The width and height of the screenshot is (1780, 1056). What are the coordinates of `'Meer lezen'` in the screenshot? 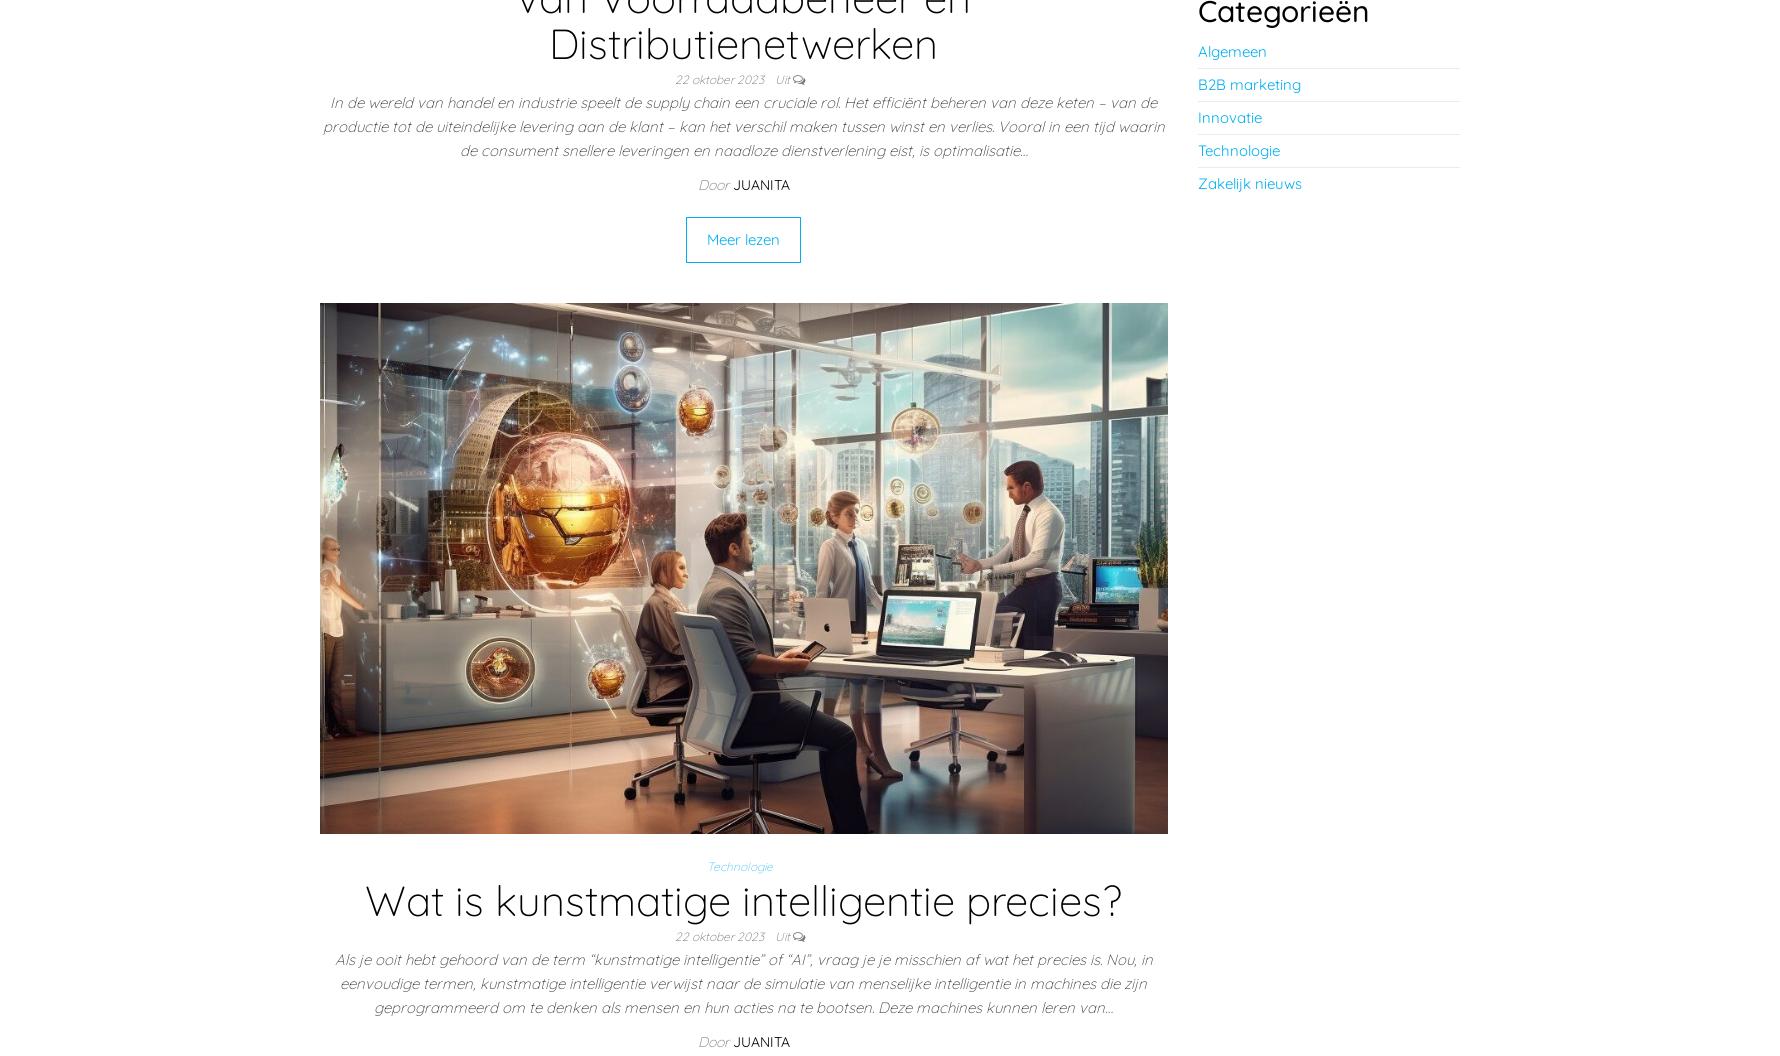 It's located at (743, 238).